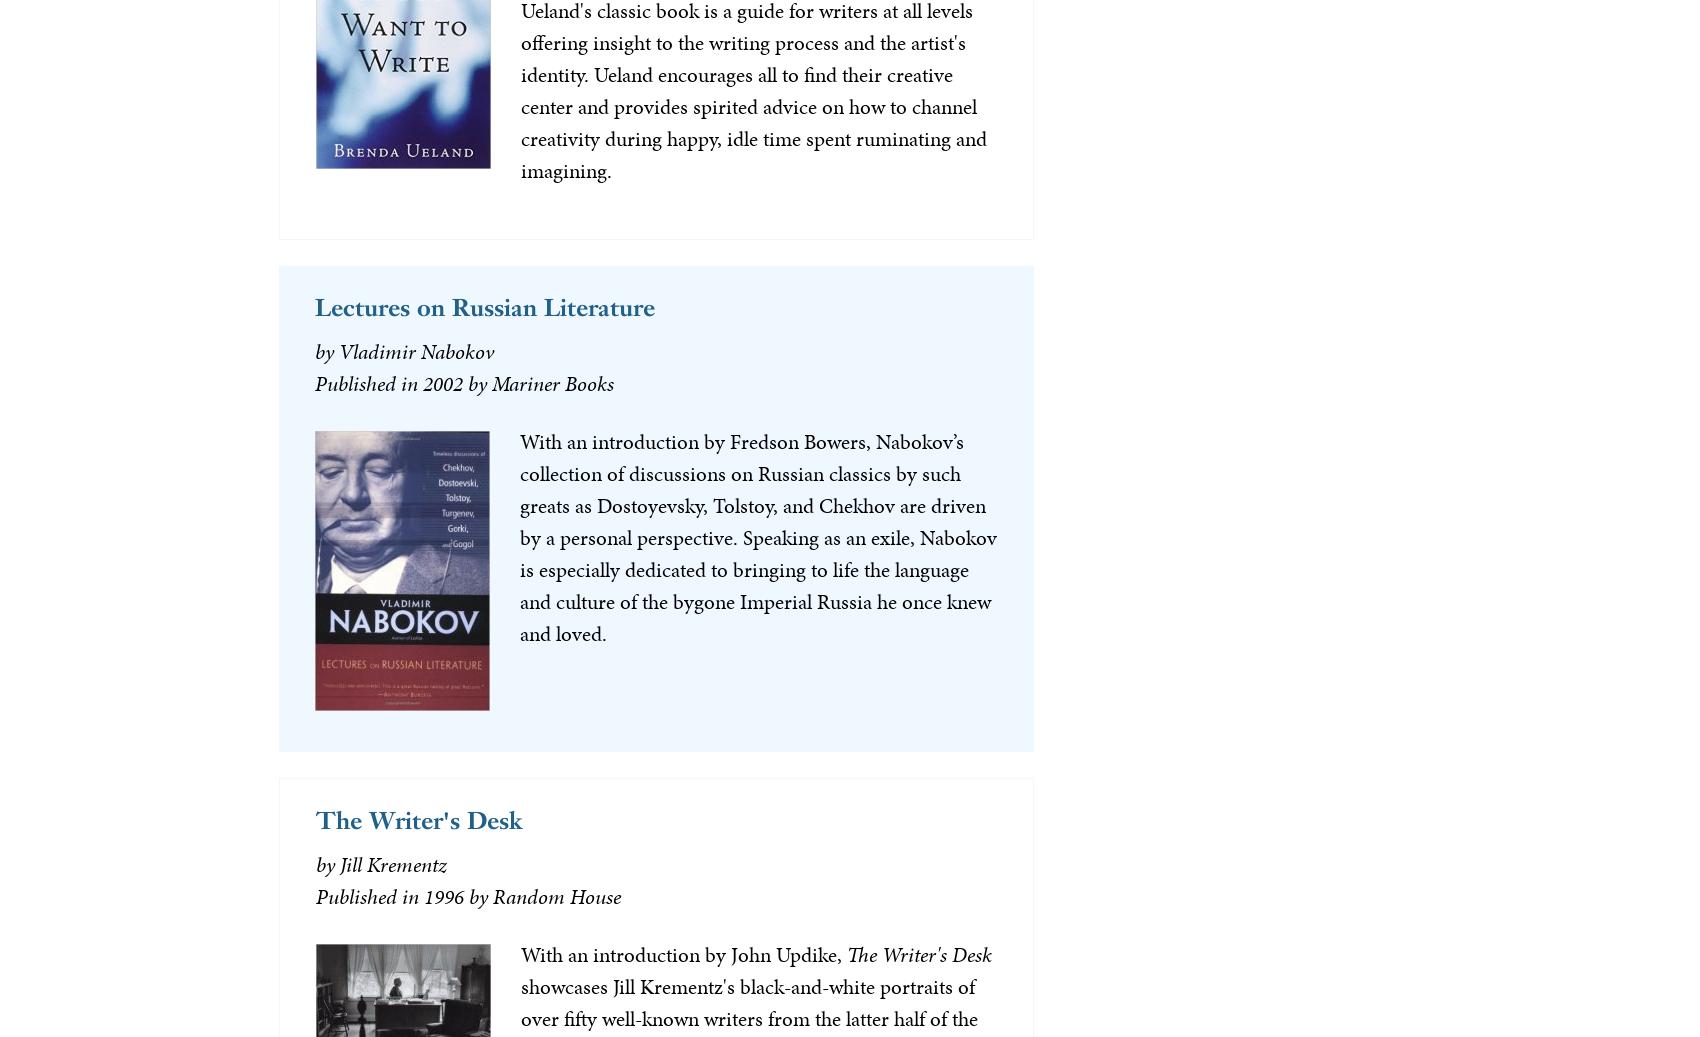 The width and height of the screenshot is (1700, 1037). Describe the element at coordinates (538, 381) in the screenshot. I see `'by Mariner Books'` at that location.